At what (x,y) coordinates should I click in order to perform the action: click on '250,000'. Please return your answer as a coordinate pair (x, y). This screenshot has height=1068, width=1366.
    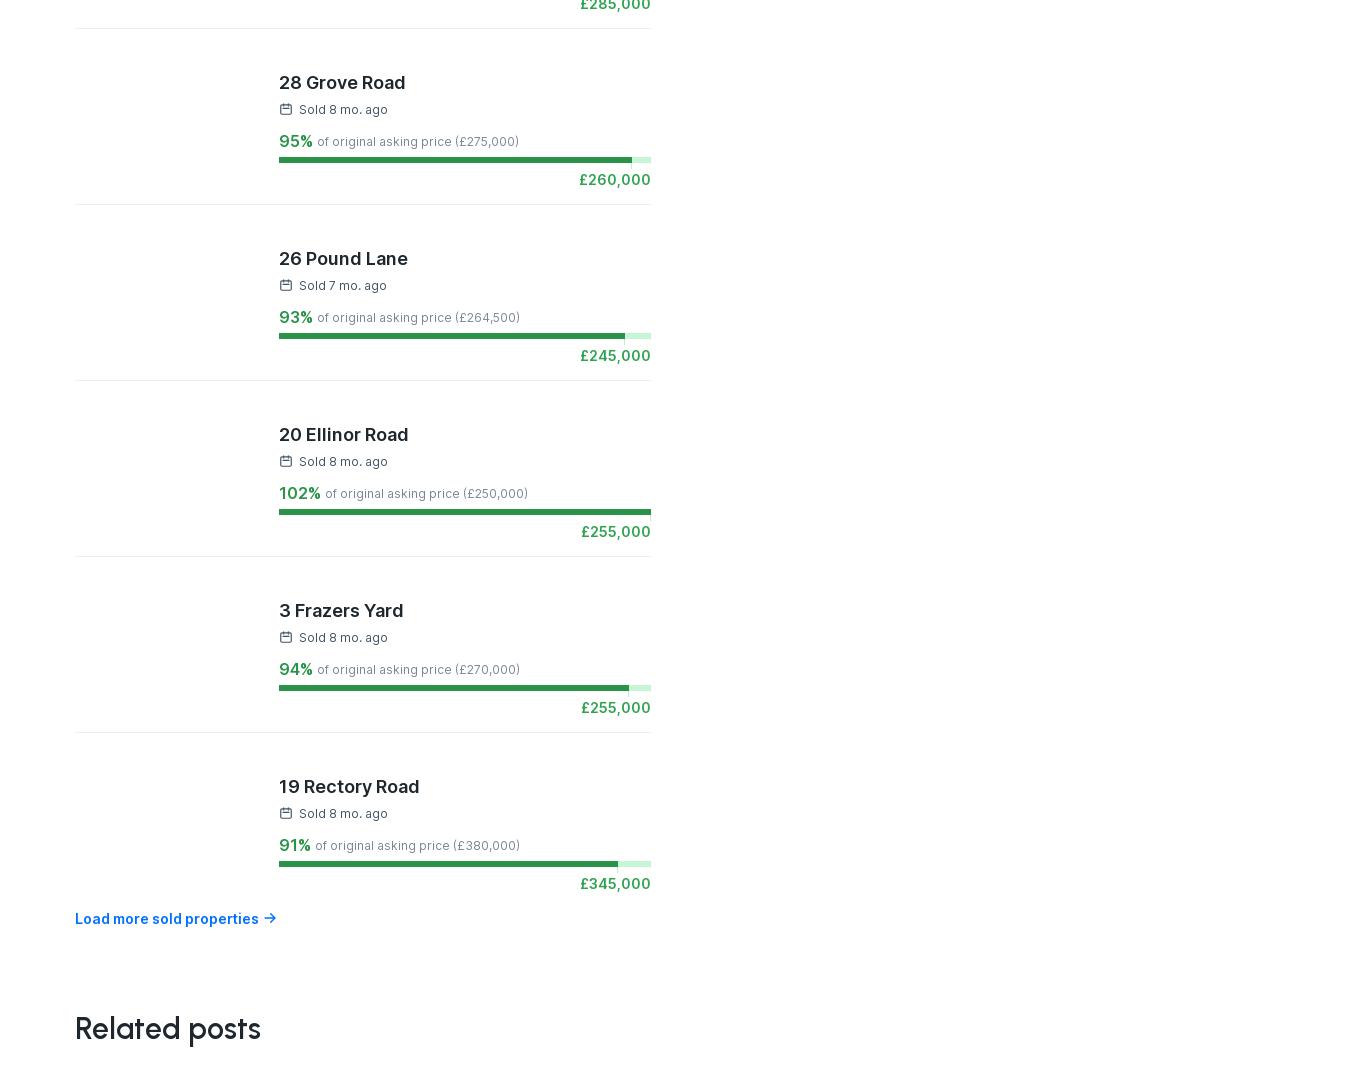
    Looking at the image, I should click on (499, 492).